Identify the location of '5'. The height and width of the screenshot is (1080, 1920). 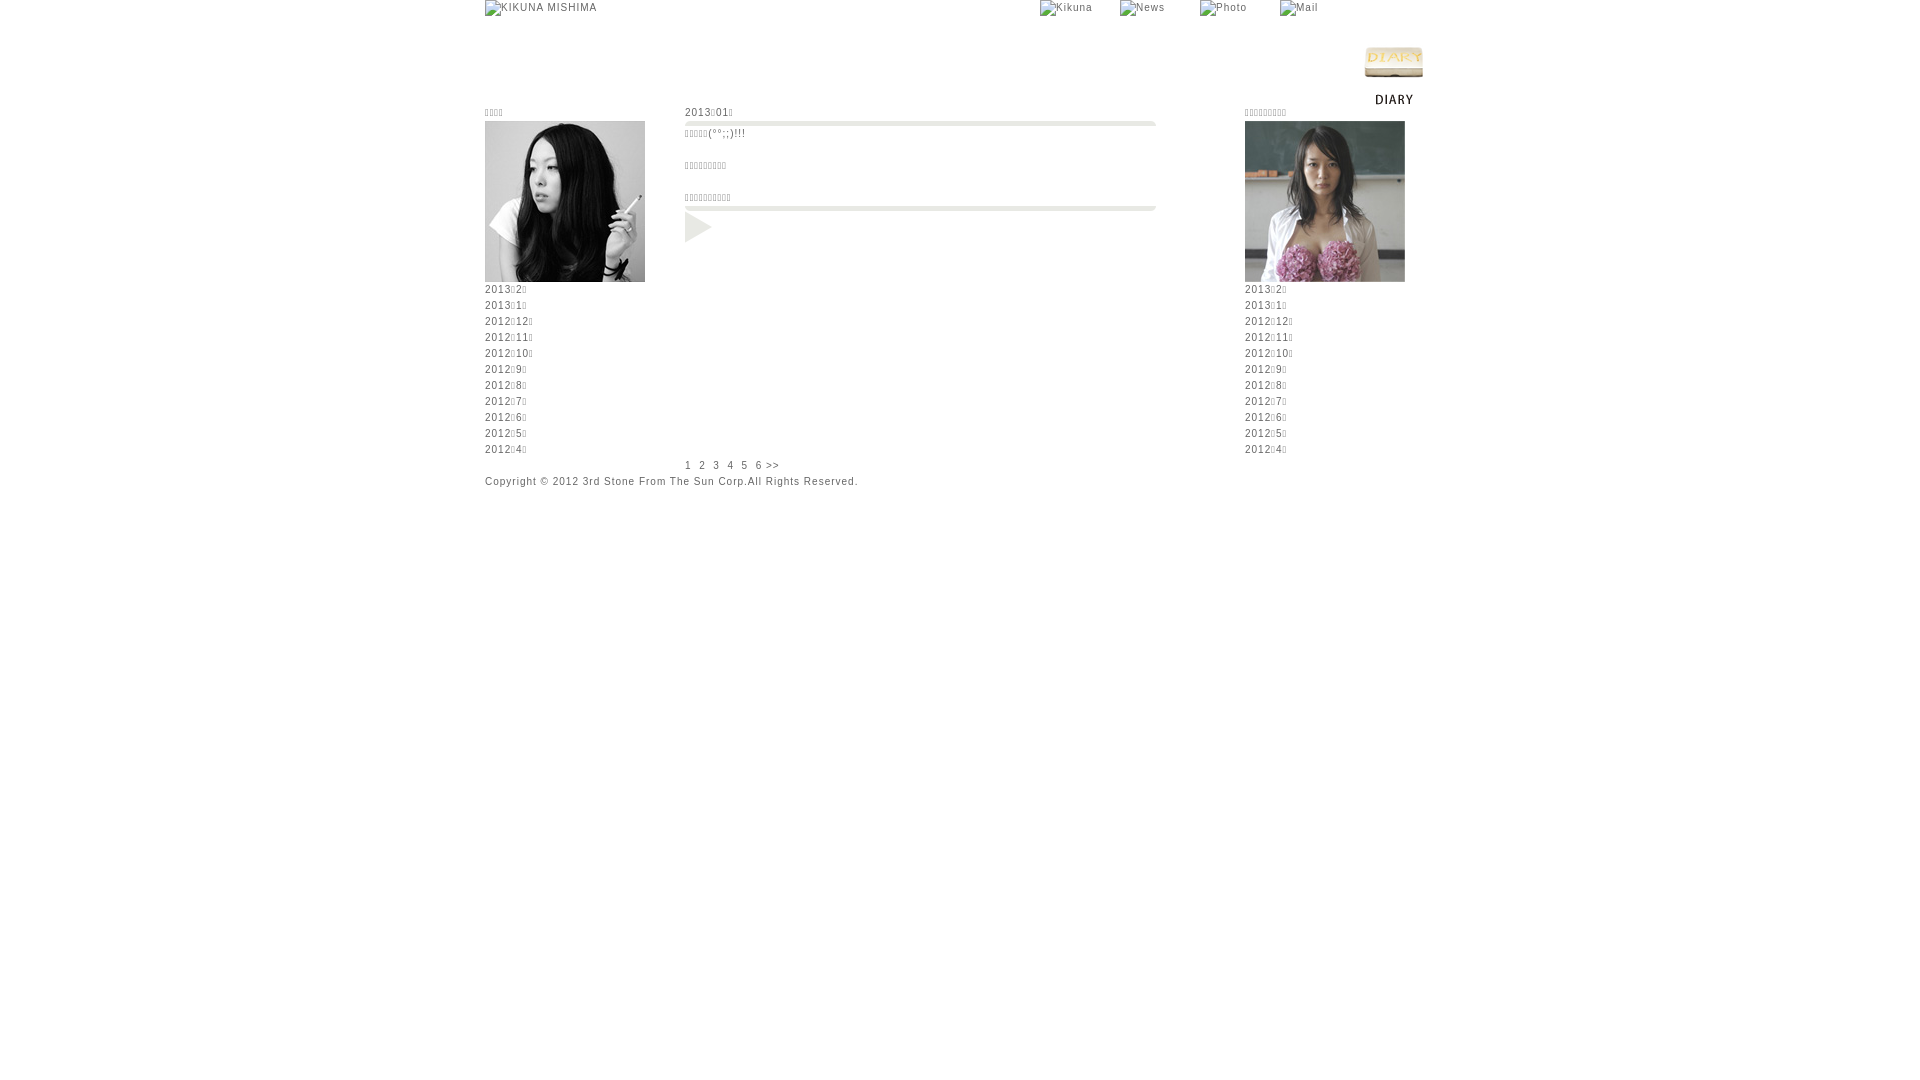
(744, 465).